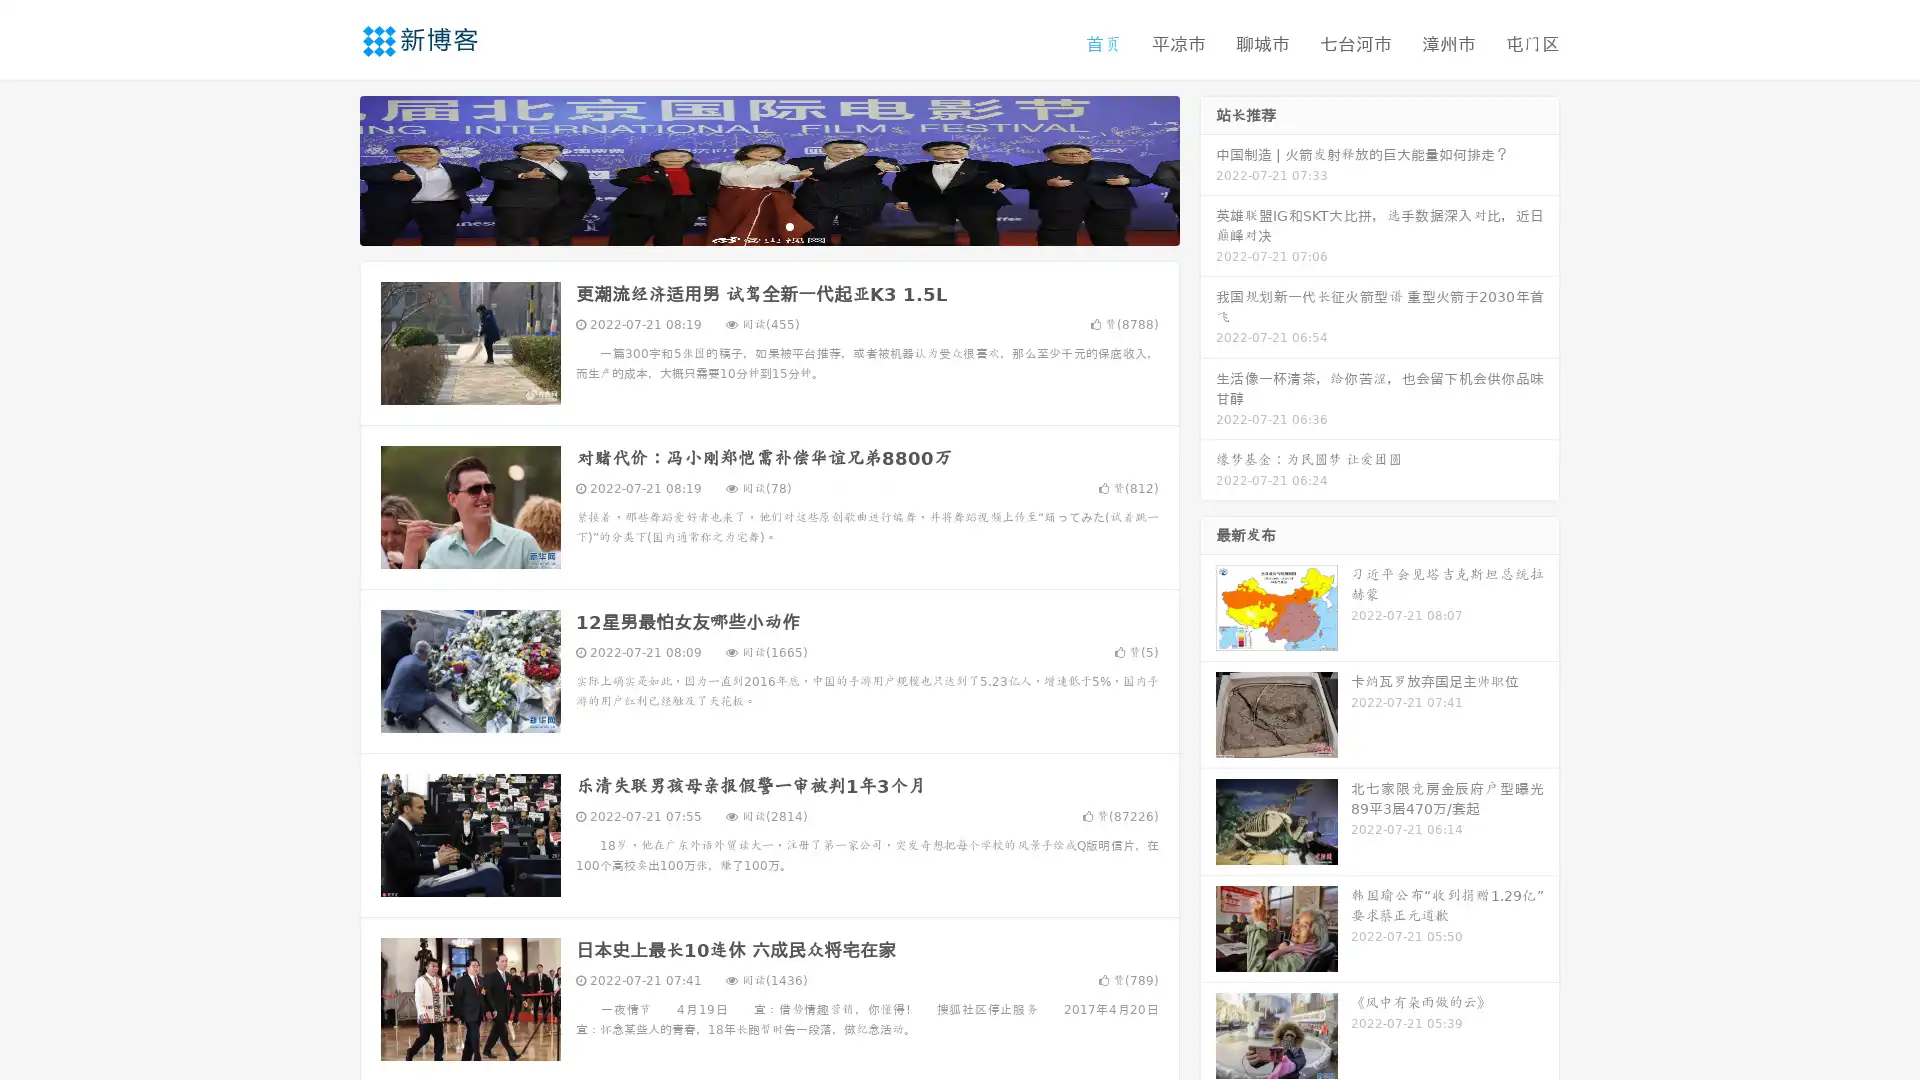 The image size is (1920, 1080). I want to click on Go to slide 3, so click(789, 225).